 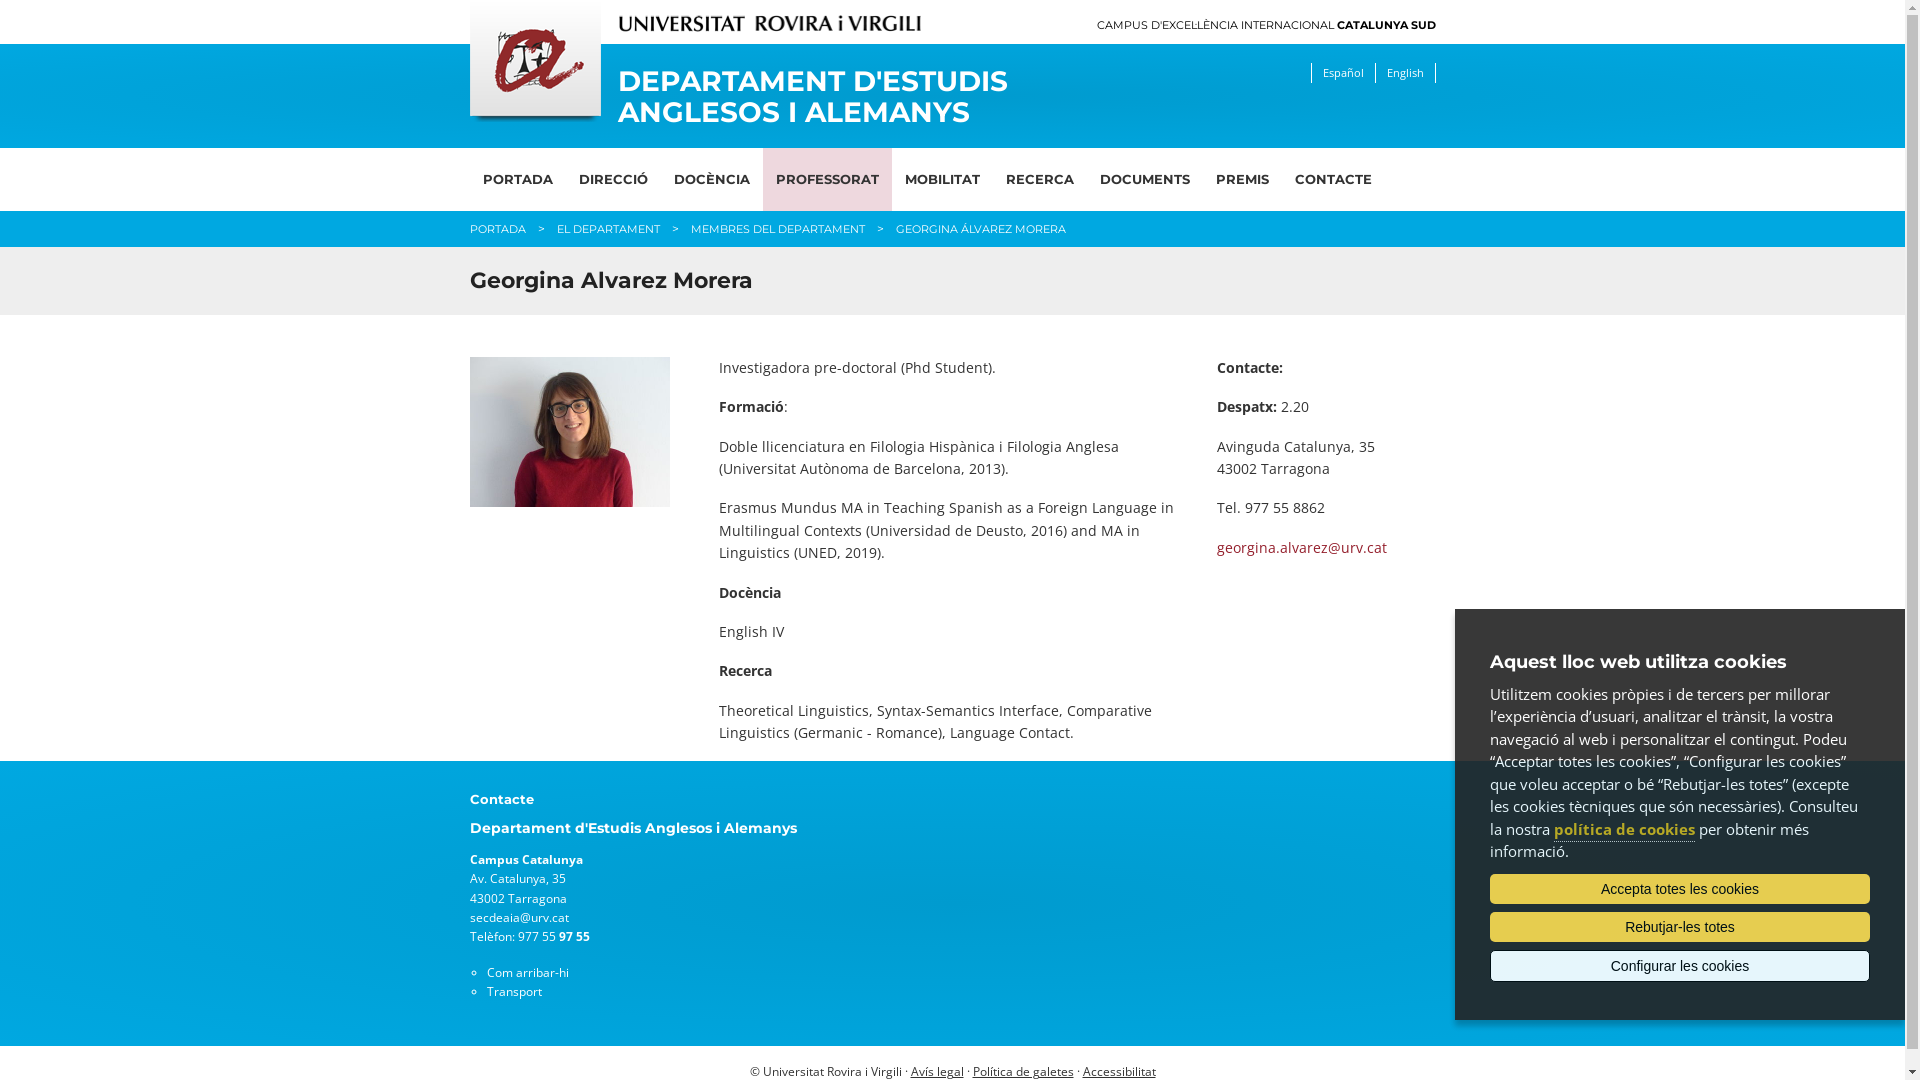 What do you see at coordinates (485, 991) in the screenshot?
I see `'Transport'` at bounding box center [485, 991].